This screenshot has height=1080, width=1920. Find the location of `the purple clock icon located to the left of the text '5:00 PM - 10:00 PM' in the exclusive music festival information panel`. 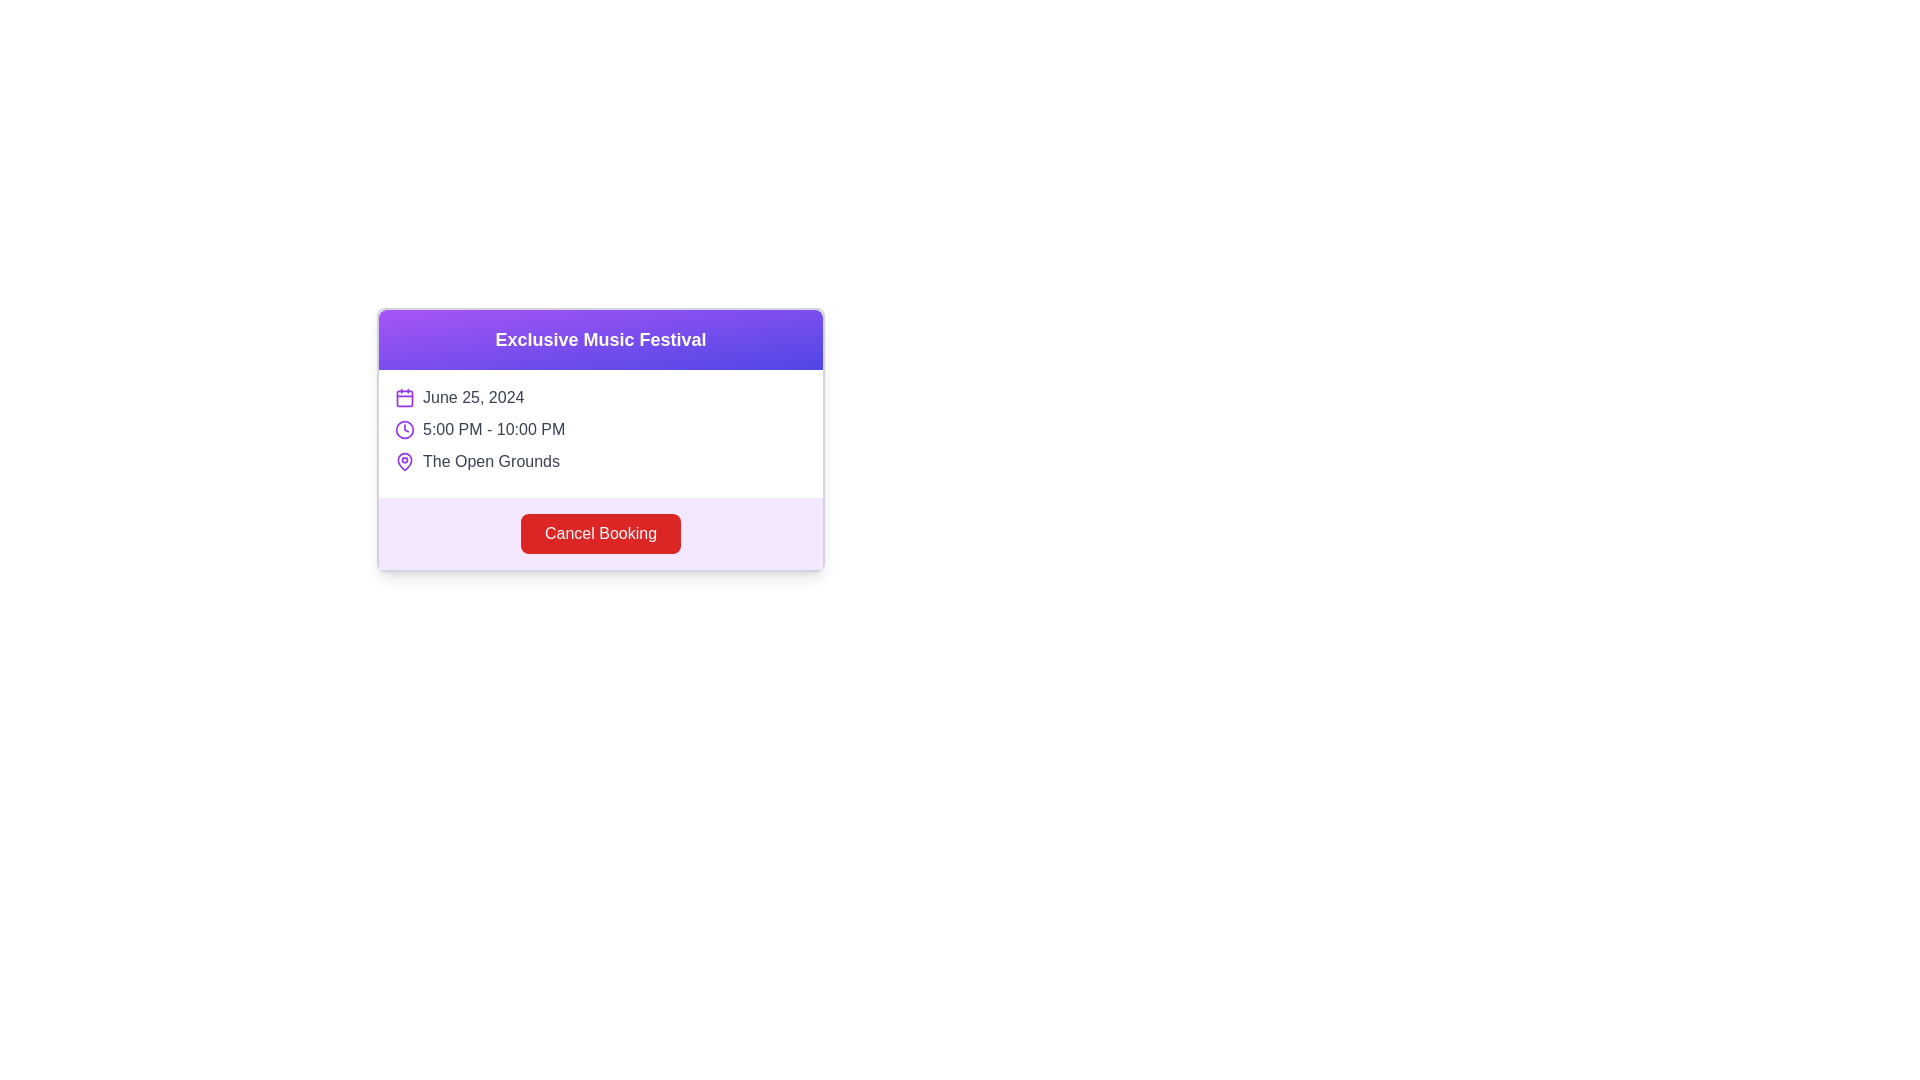

the purple clock icon located to the left of the text '5:00 PM - 10:00 PM' in the exclusive music festival information panel is located at coordinates (403, 428).